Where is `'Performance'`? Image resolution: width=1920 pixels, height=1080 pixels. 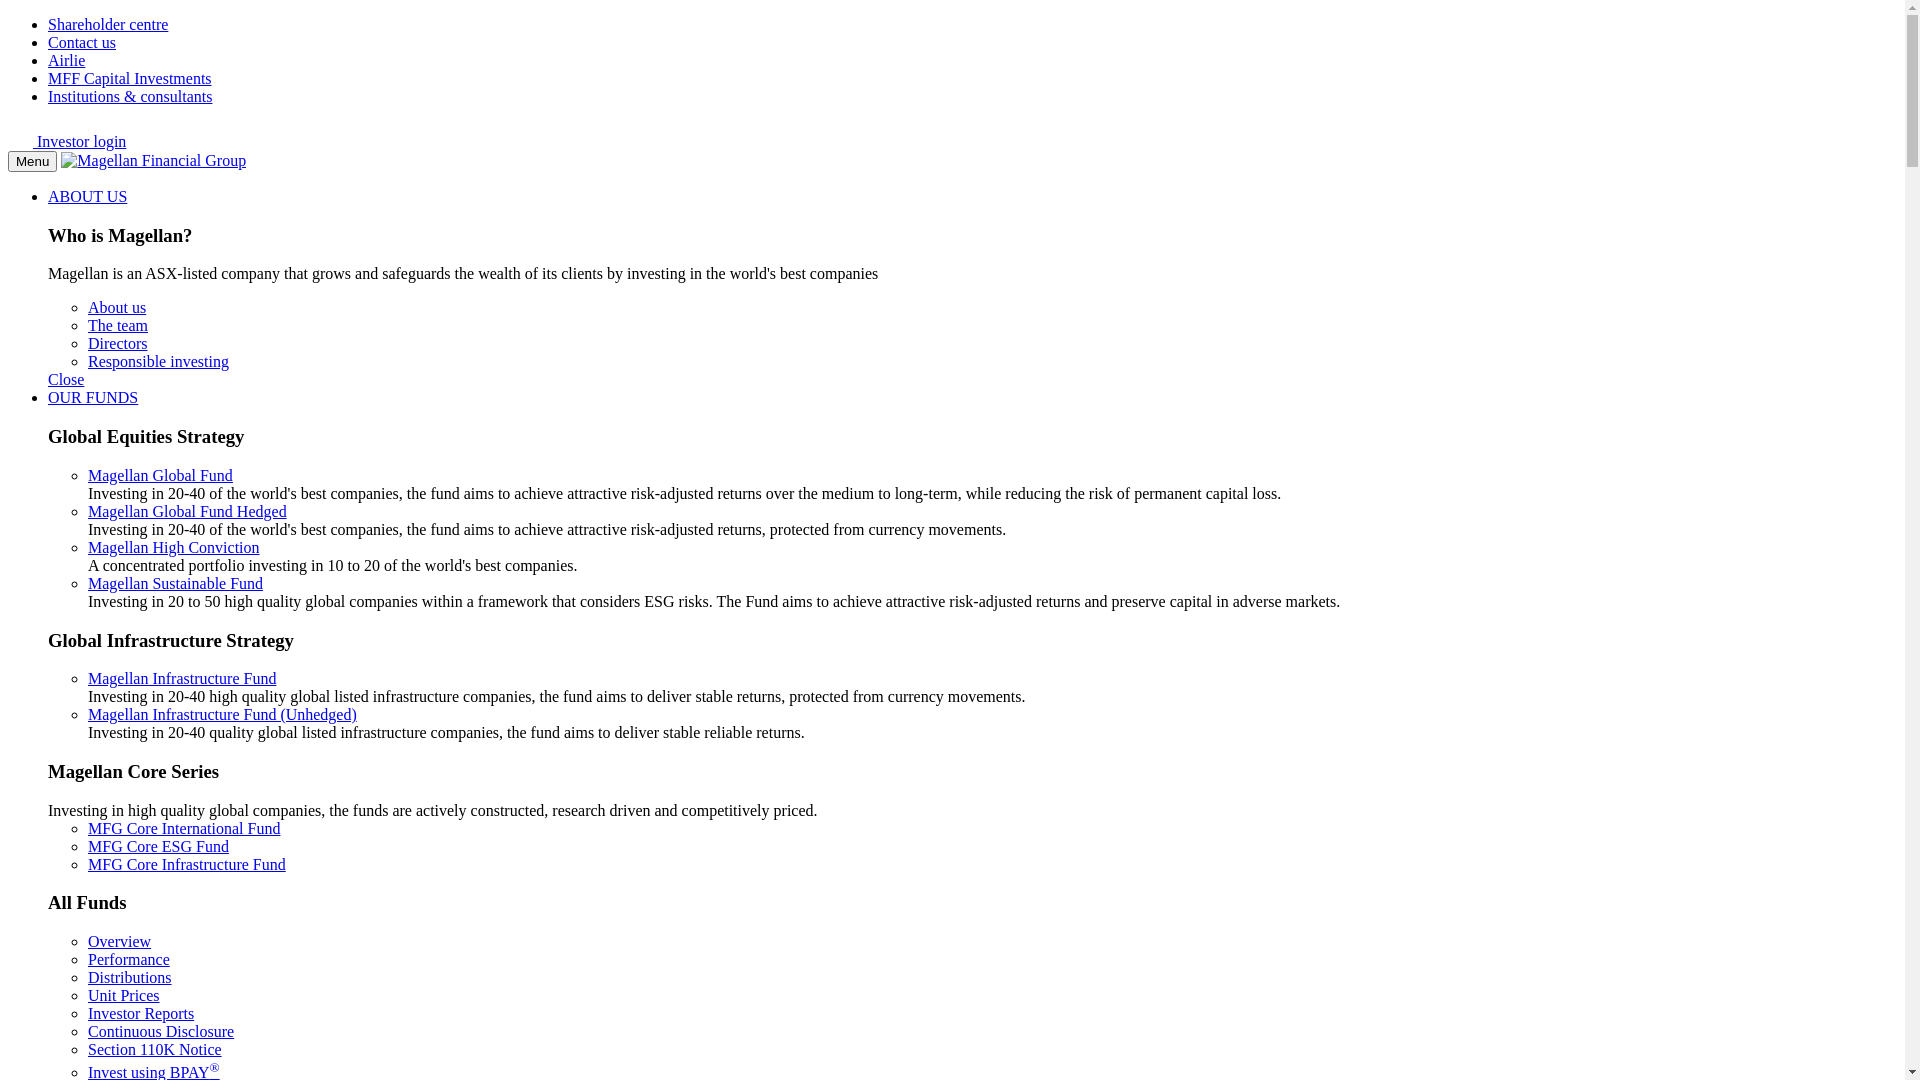 'Performance' is located at coordinates (86, 958).